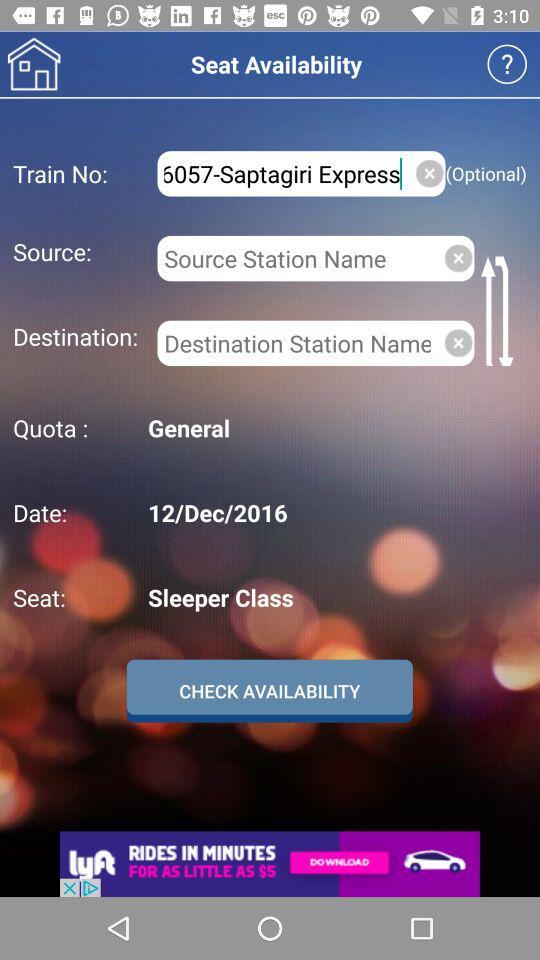 The image size is (540, 960). I want to click on the home icon, so click(33, 64).